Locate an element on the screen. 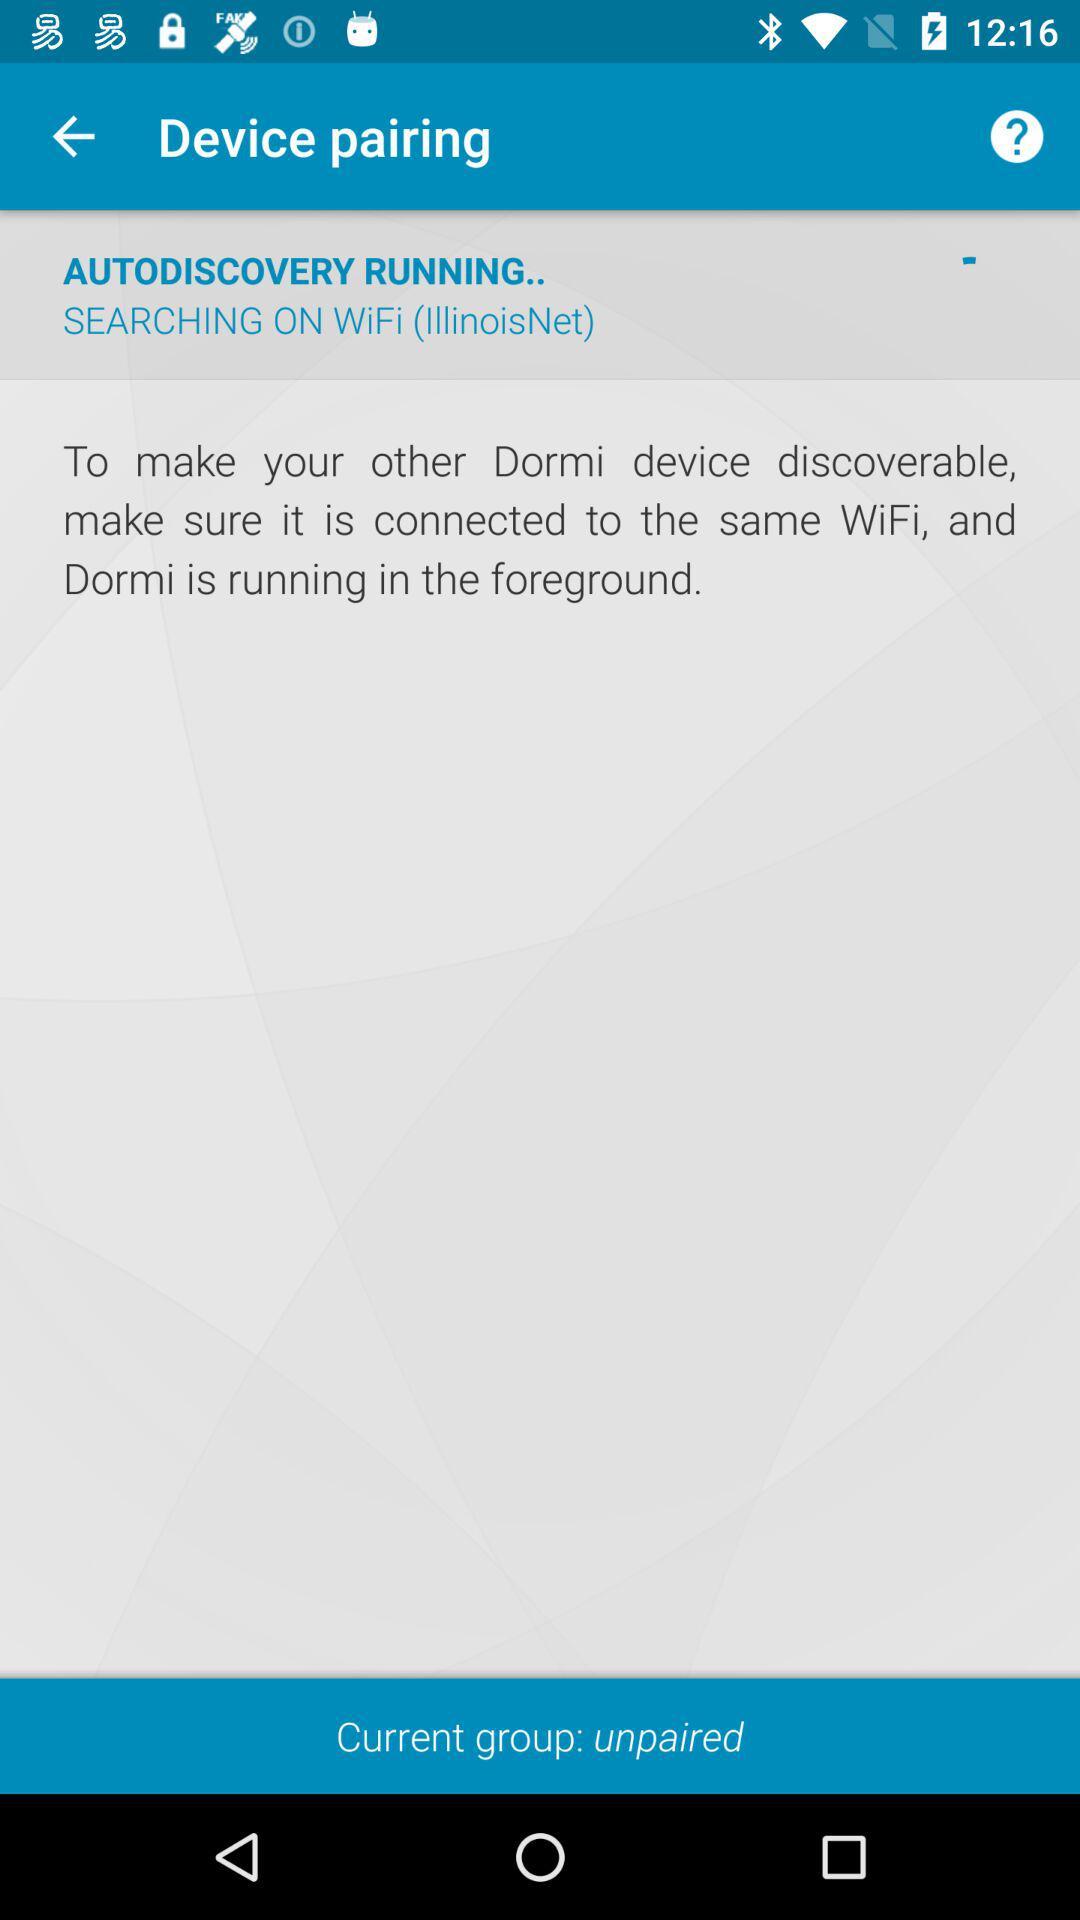 Image resolution: width=1080 pixels, height=1920 pixels. to make your icon is located at coordinates (540, 520).